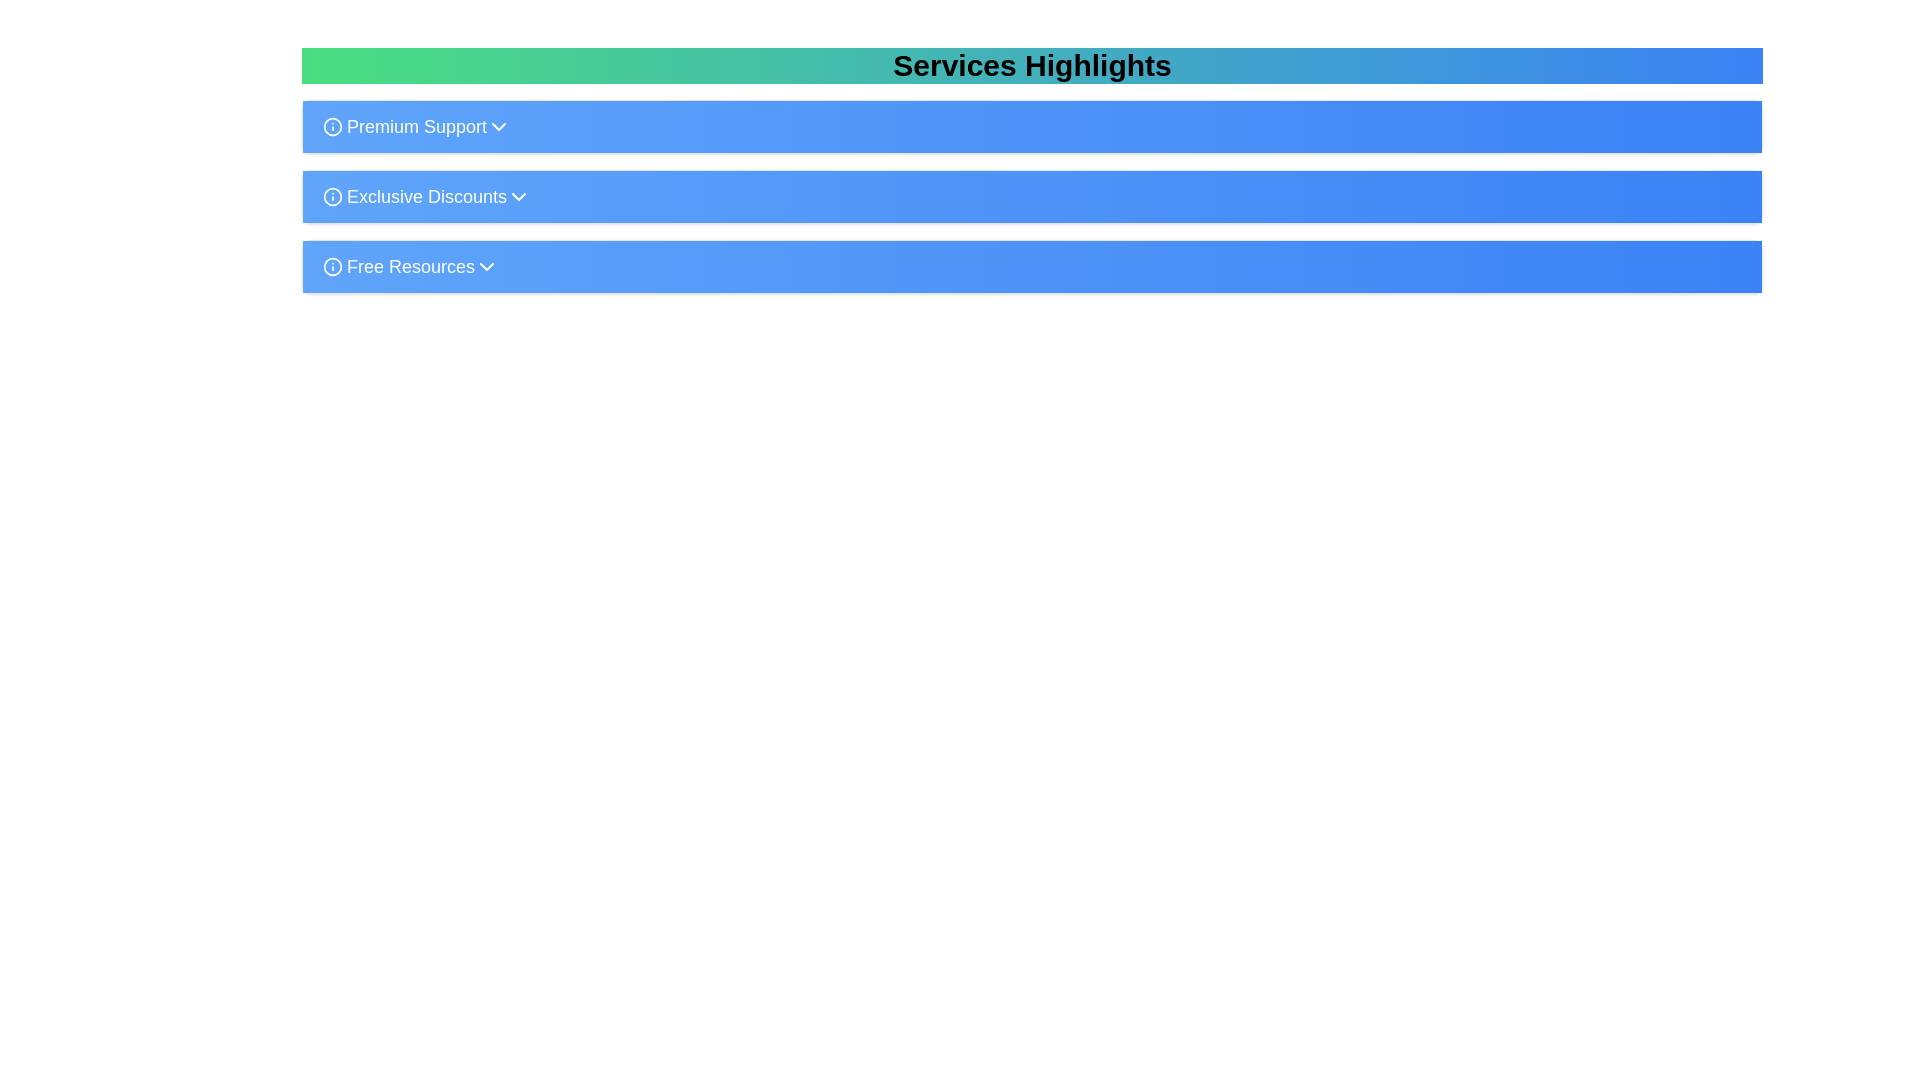 Image resolution: width=1920 pixels, height=1080 pixels. Describe the element at coordinates (398, 265) in the screenshot. I see `the 'Free Resources' text label, which is styled in white text against a blue background, located within the 'Services Highlights' group as the third item` at that location.